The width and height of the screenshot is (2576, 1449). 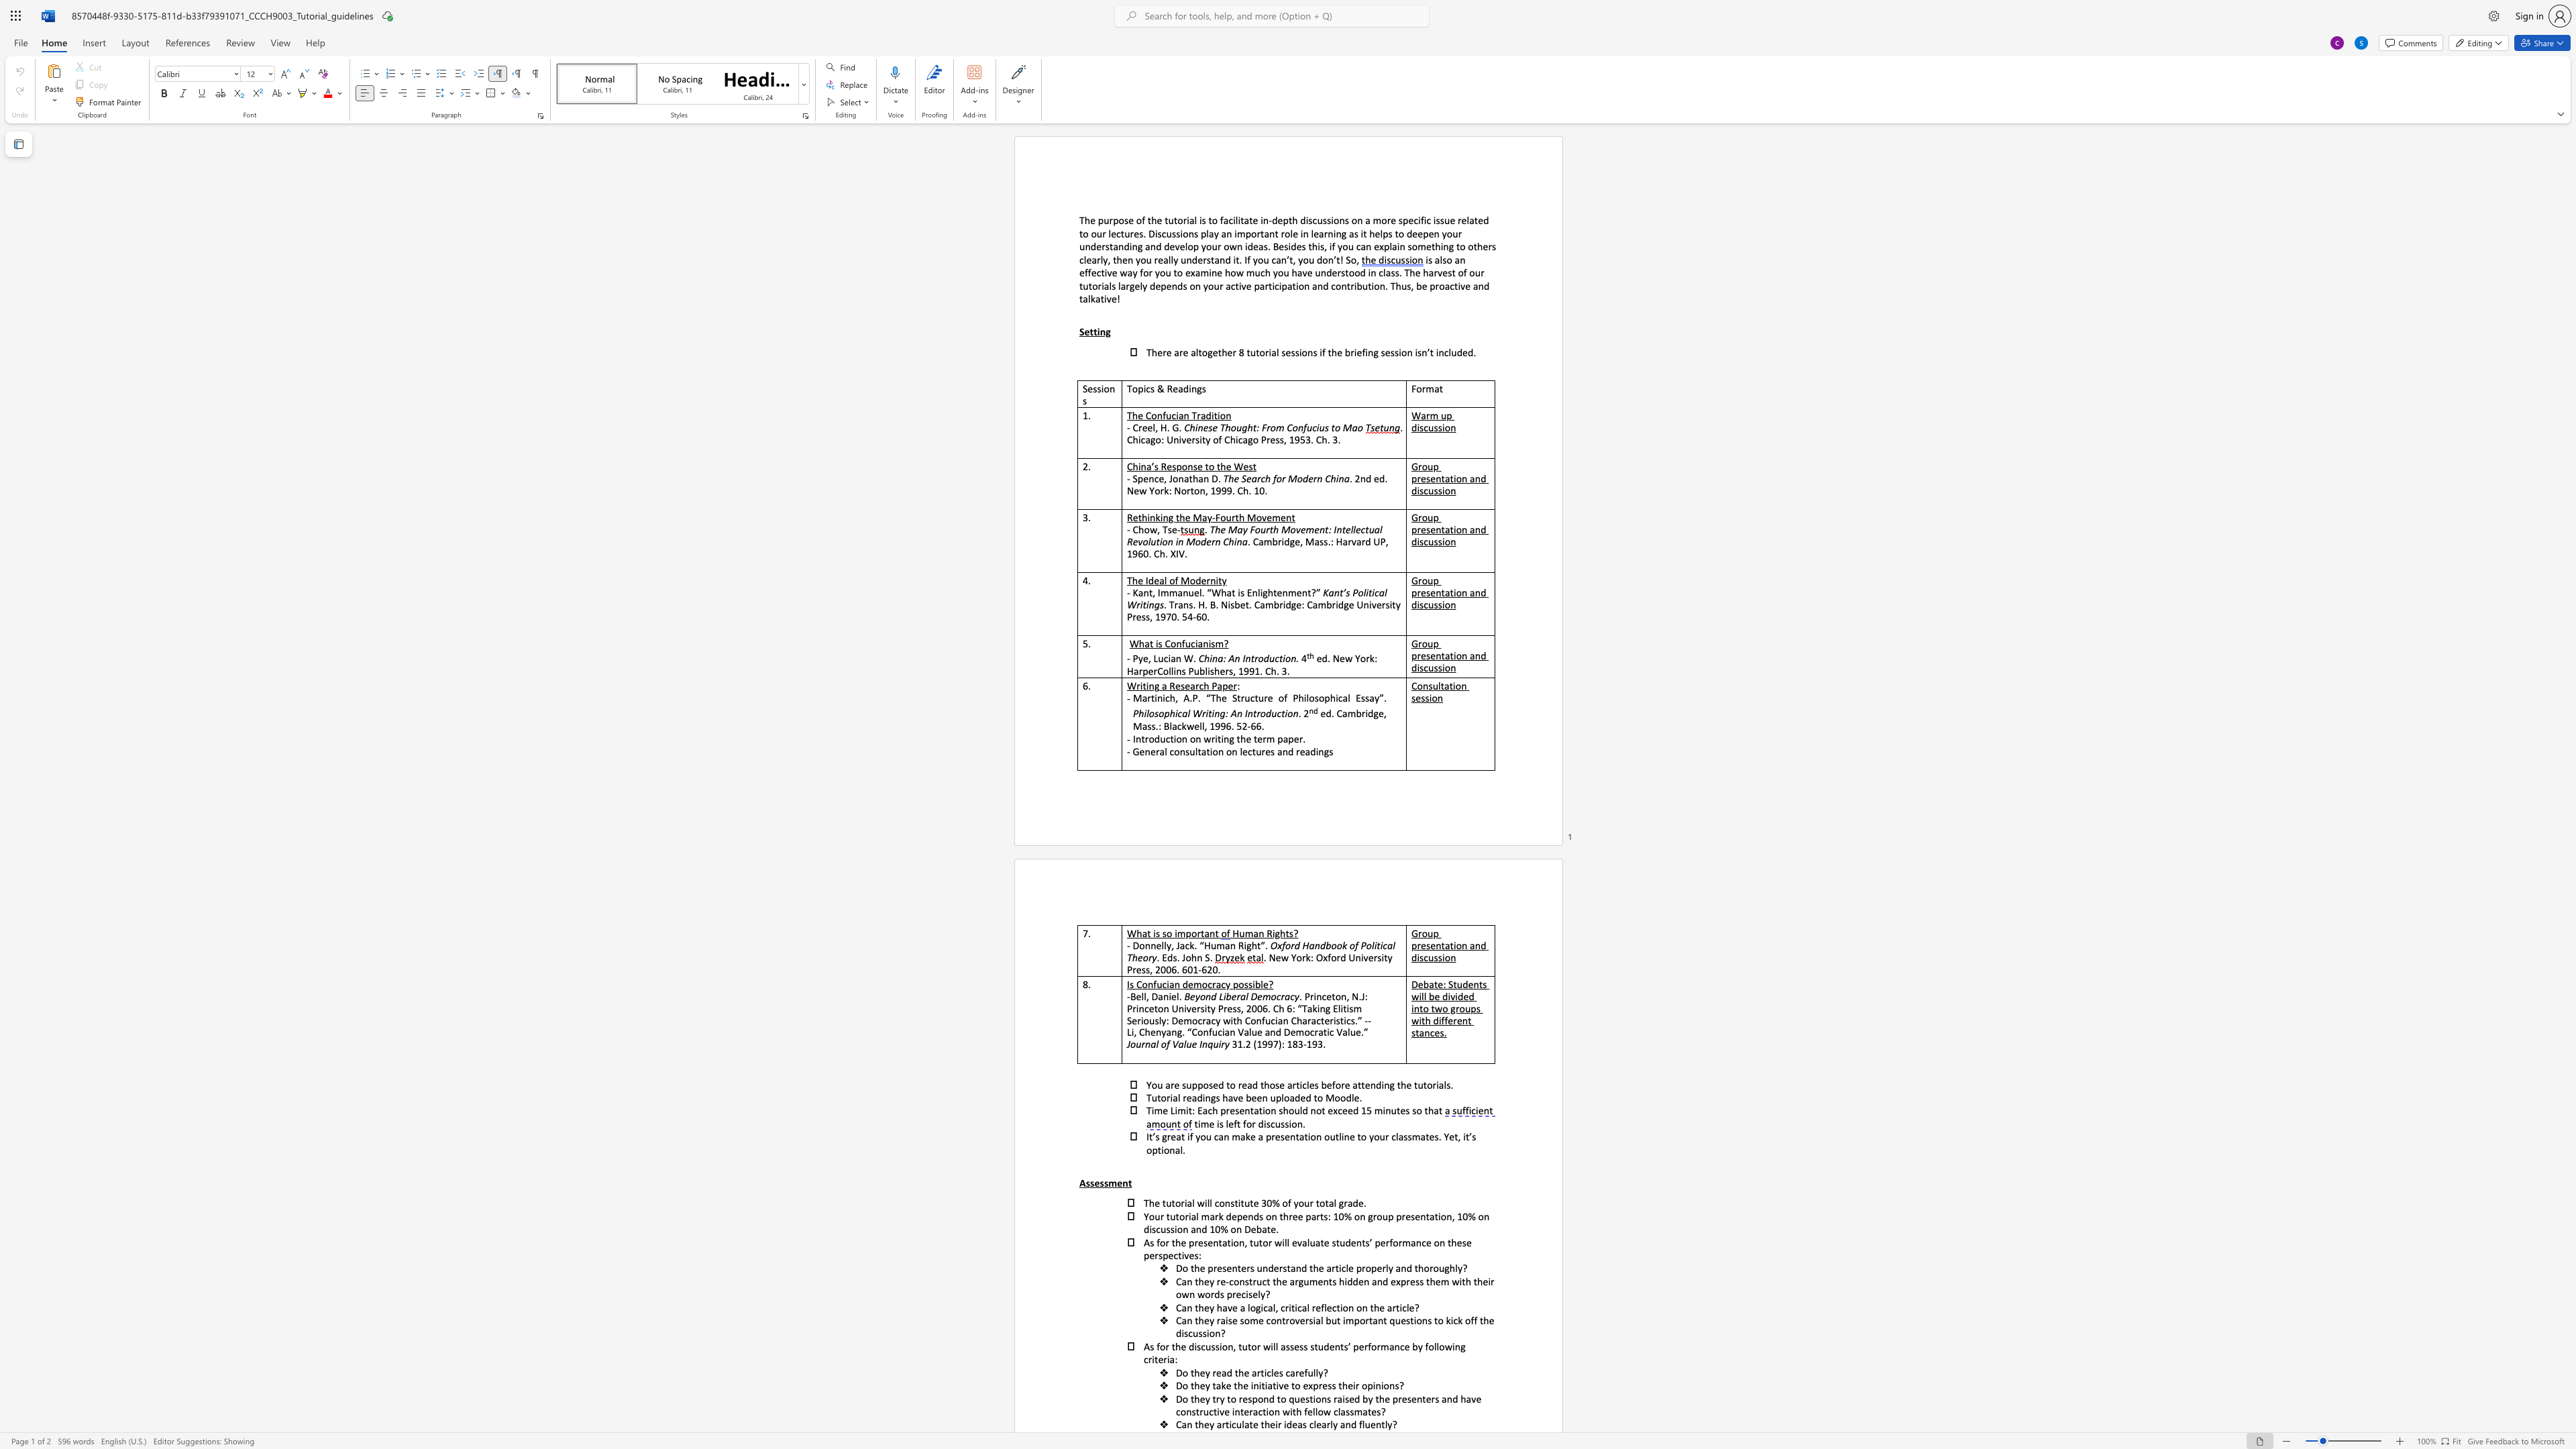 What do you see at coordinates (1426, 945) in the screenshot?
I see `the subset text "sentation an" within the text "Group presentation and discussion"` at bounding box center [1426, 945].